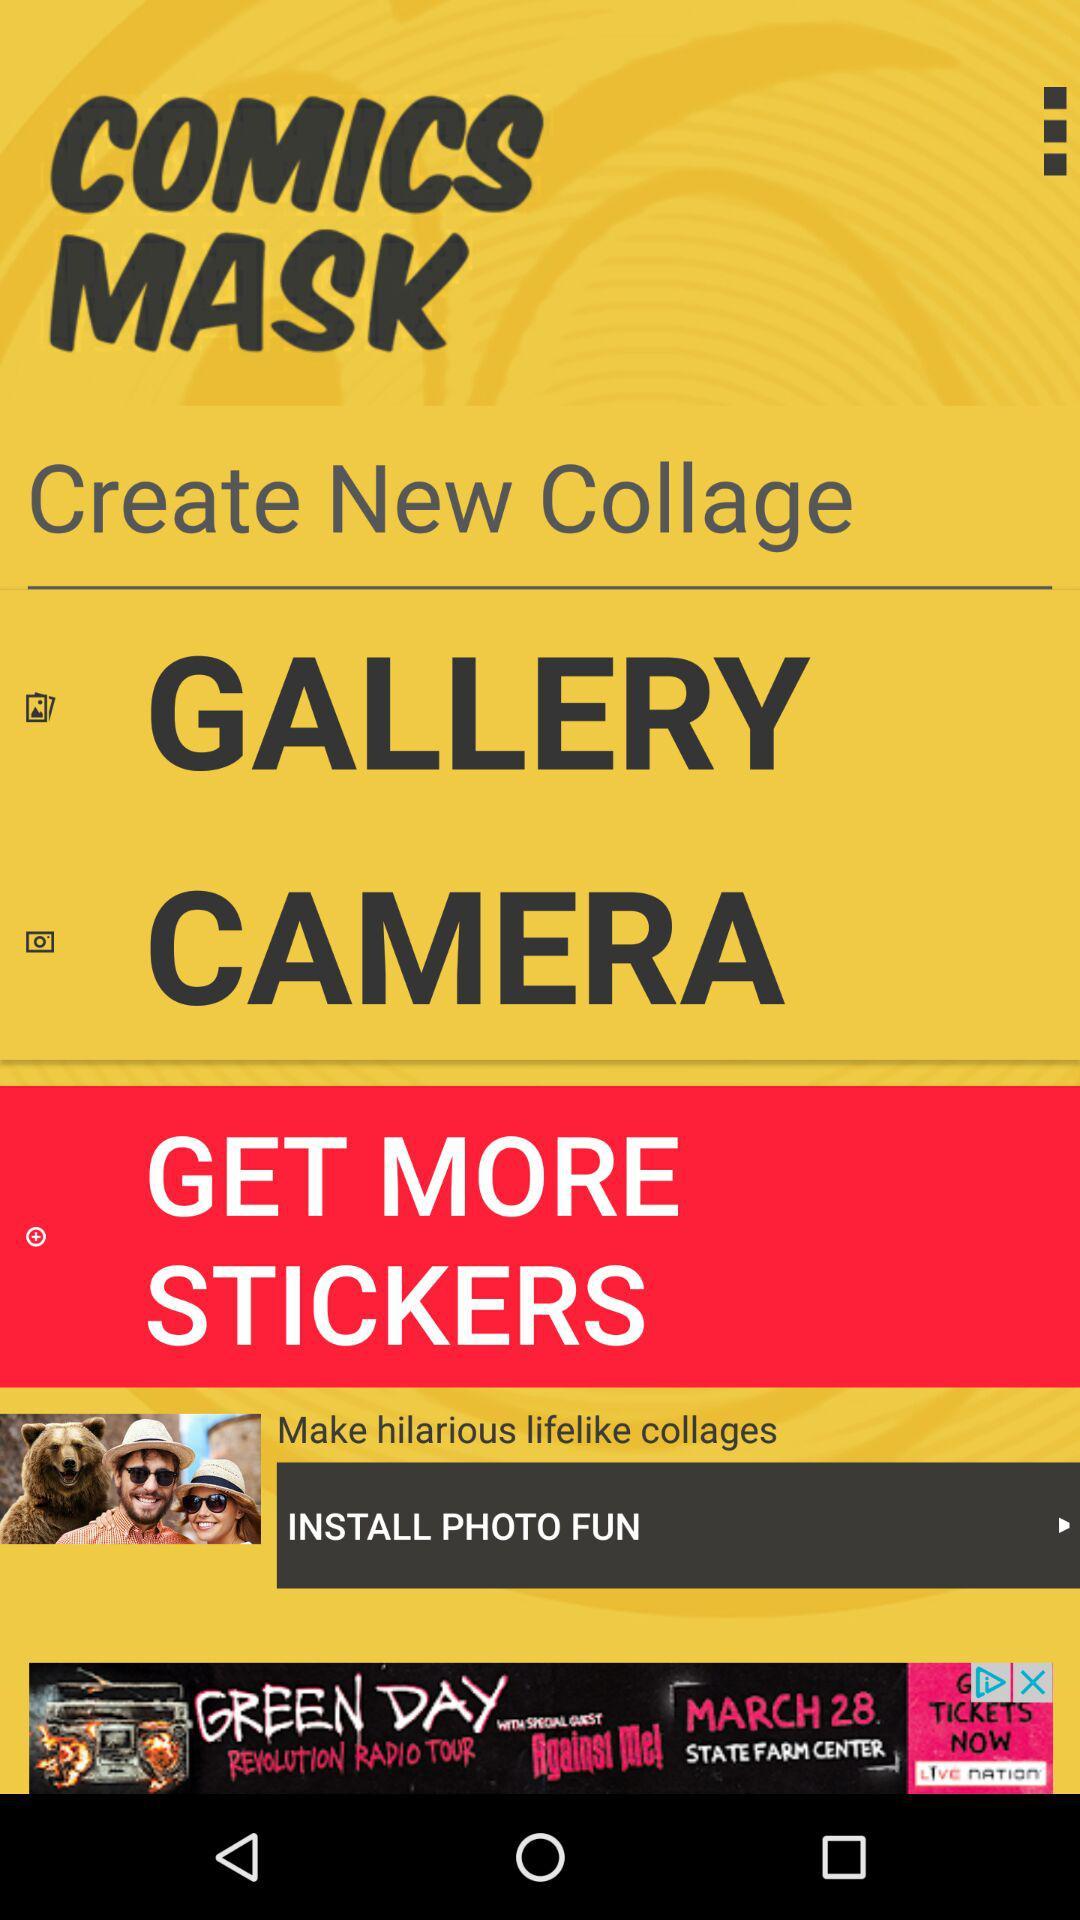 The height and width of the screenshot is (1920, 1080). Describe the element at coordinates (540, 1727) in the screenshot. I see `click on advertisement` at that location.